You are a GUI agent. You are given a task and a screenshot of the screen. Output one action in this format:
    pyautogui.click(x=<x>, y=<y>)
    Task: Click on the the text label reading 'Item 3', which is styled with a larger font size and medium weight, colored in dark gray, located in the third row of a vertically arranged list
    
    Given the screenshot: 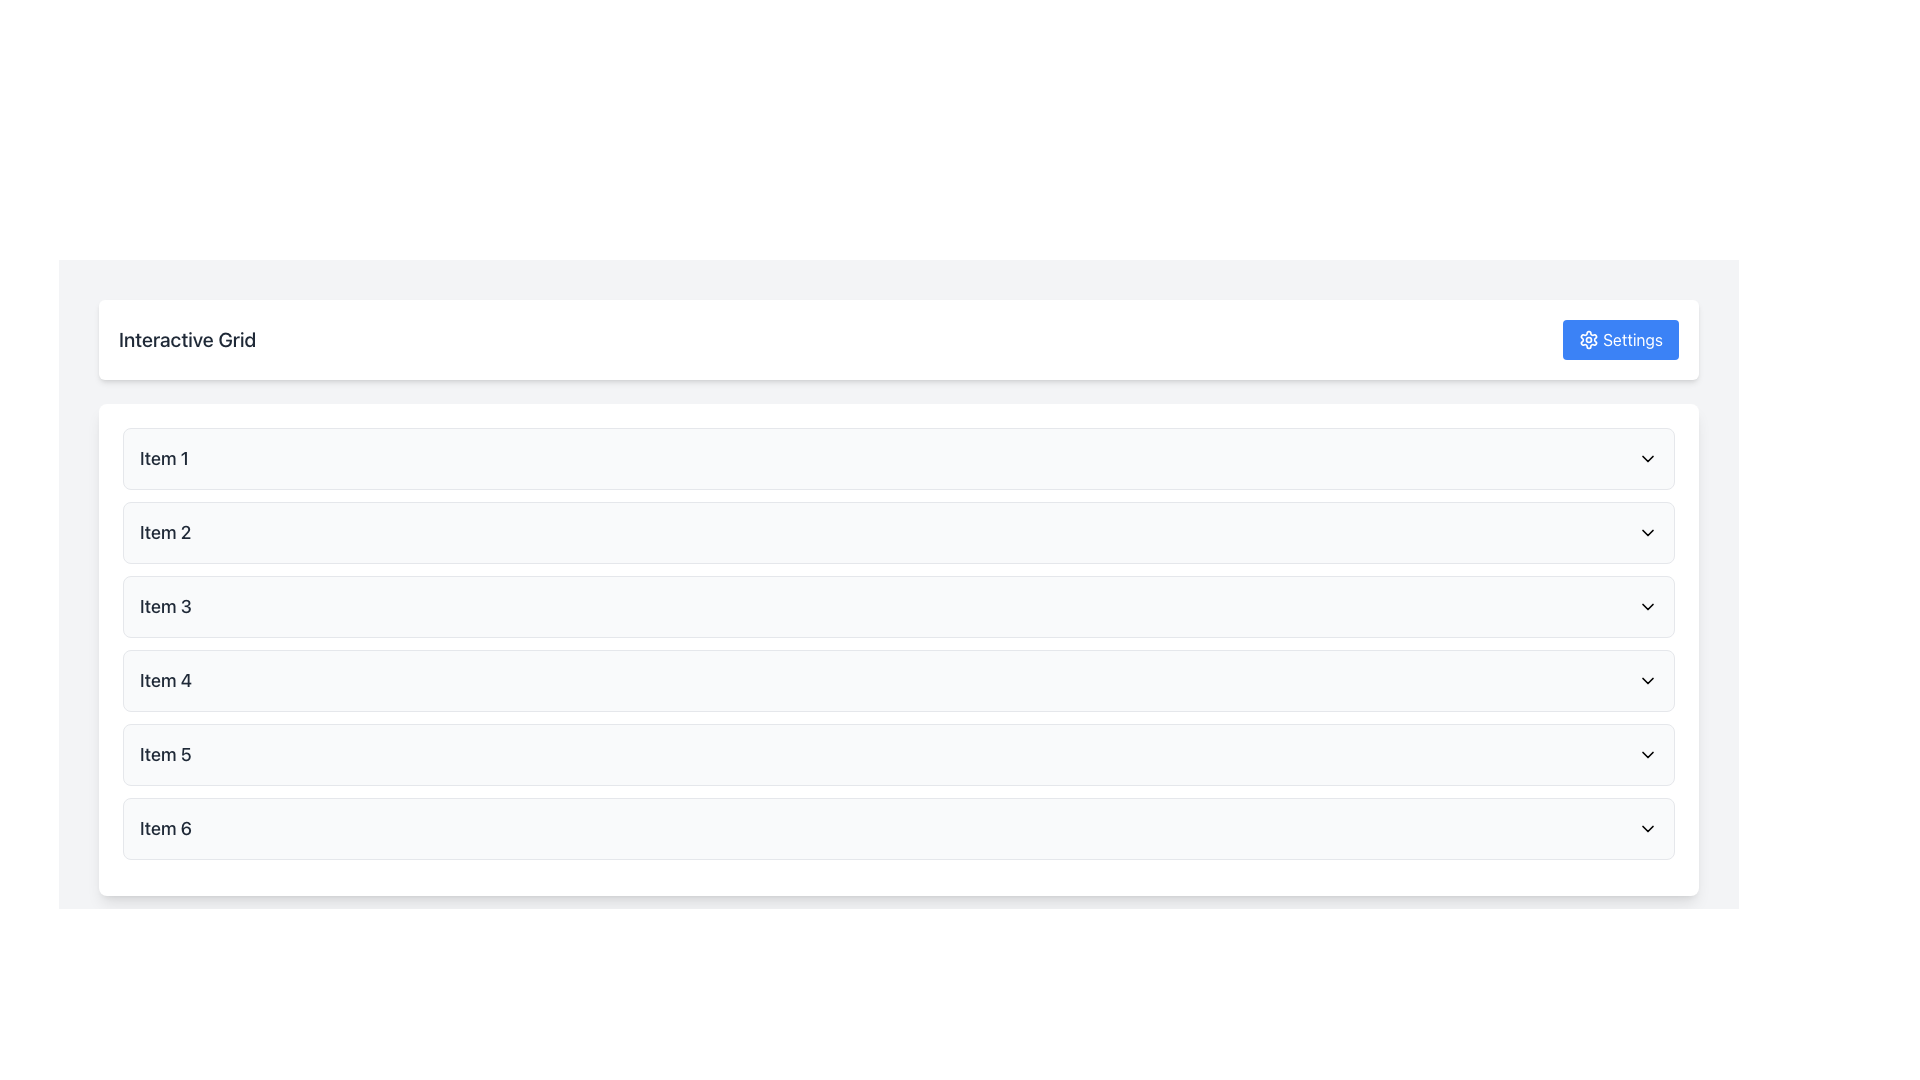 What is the action you would take?
    pyautogui.click(x=165, y=605)
    